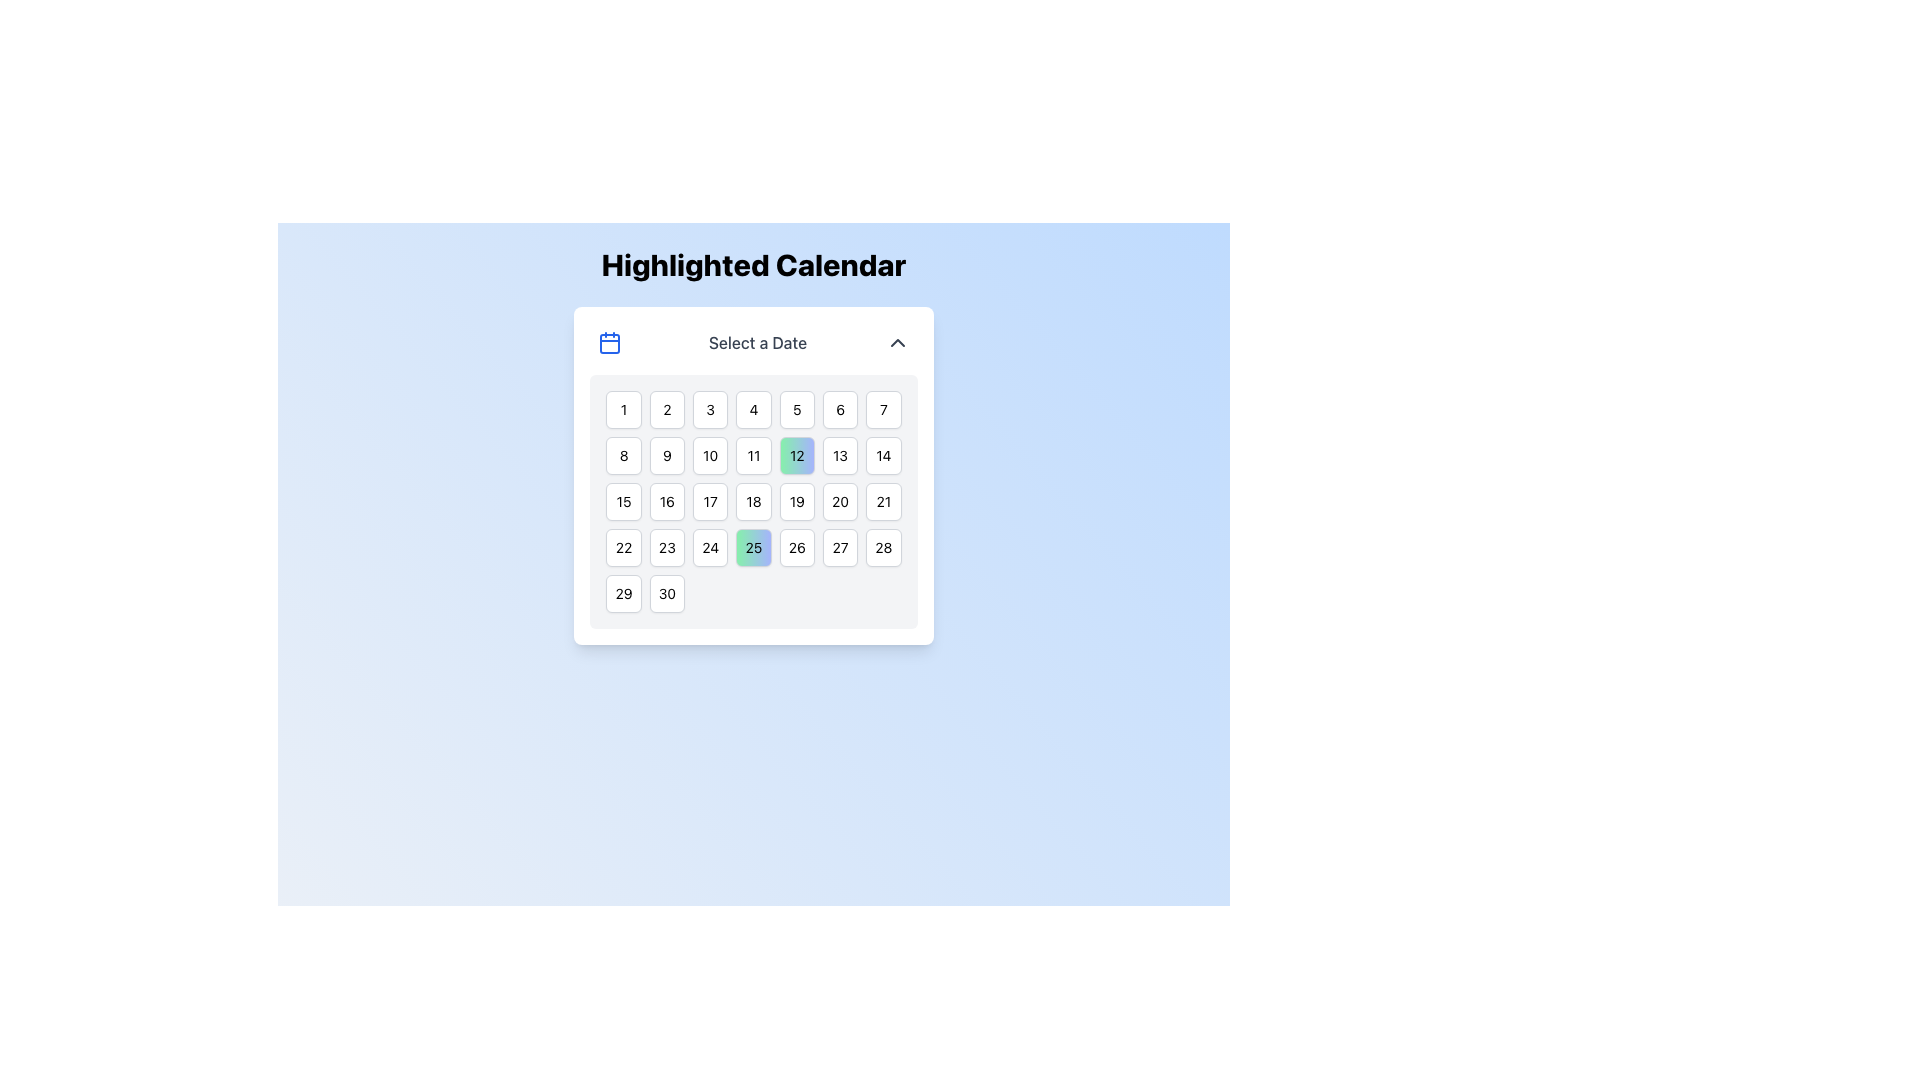 This screenshot has height=1080, width=1920. What do you see at coordinates (896, 342) in the screenshot?
I see `the upward-pointing chevron icon button located to the far right of the 'Select a Date' header section` at bounding box center [896, 342].